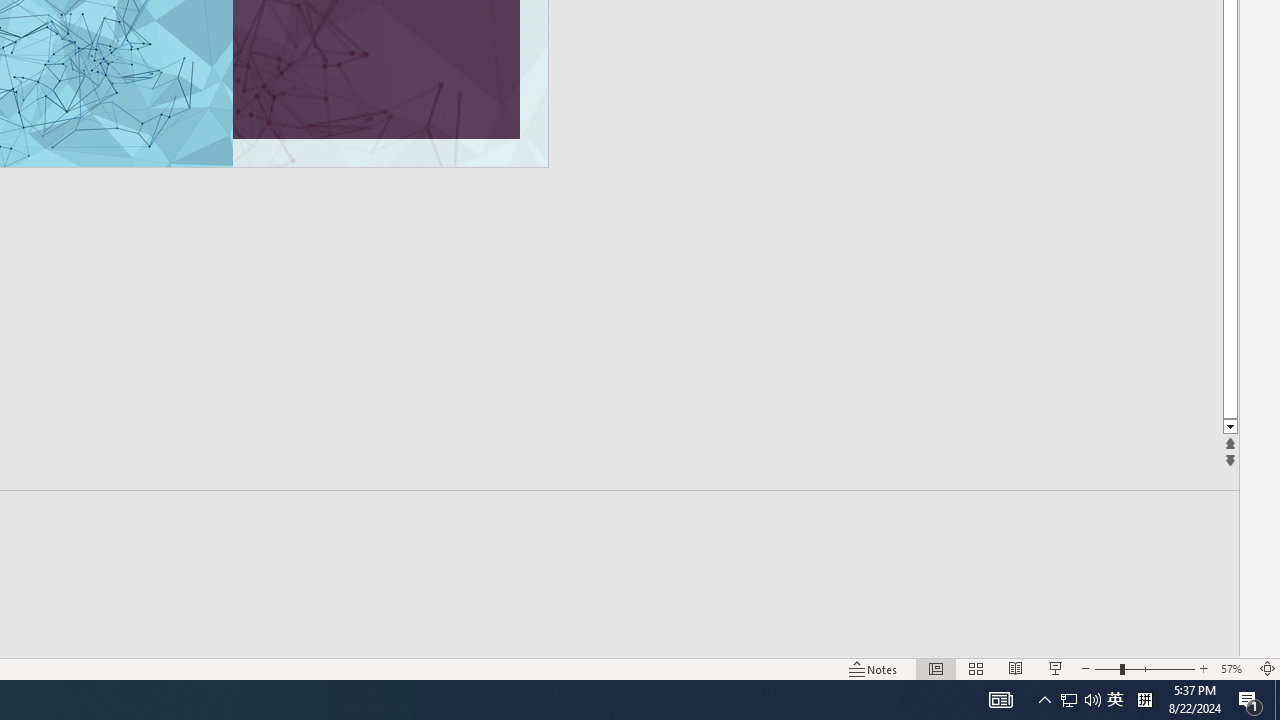  What do you see at coordinates (1144, 669) in the screenshot?
I see `'Zoom'` at bounding box center [1144, 669].